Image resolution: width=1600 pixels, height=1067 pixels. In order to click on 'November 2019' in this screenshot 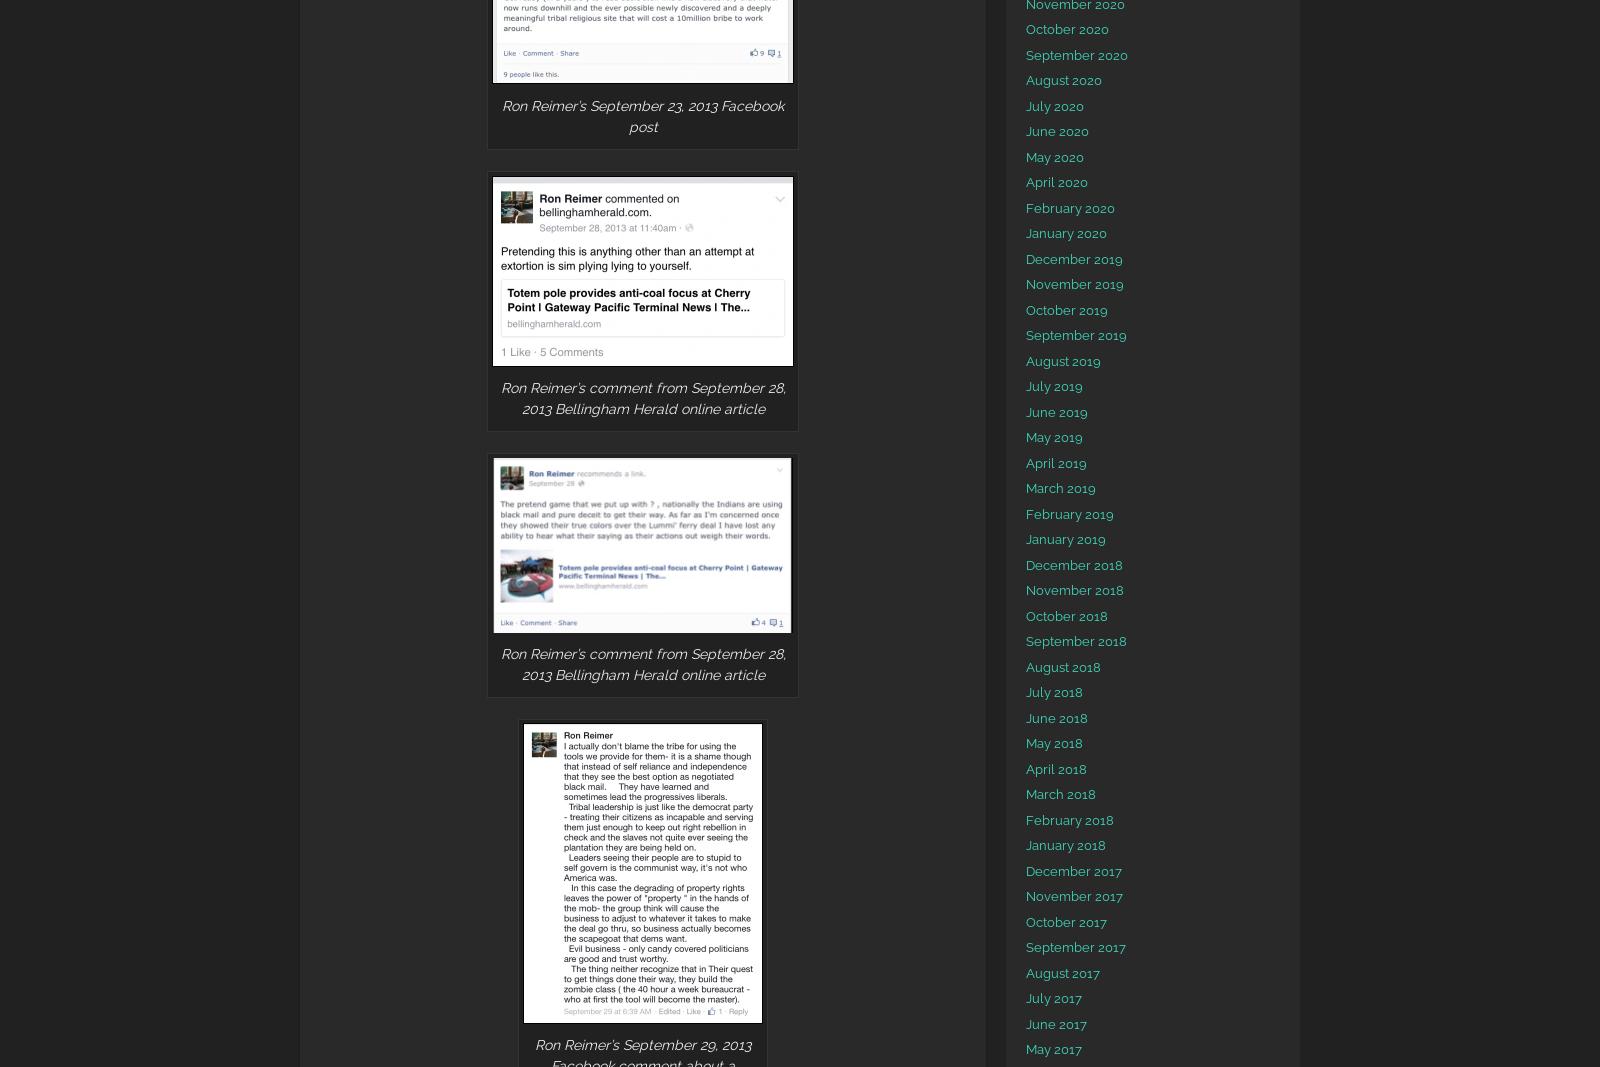, I will do `click(1075, 284)`.